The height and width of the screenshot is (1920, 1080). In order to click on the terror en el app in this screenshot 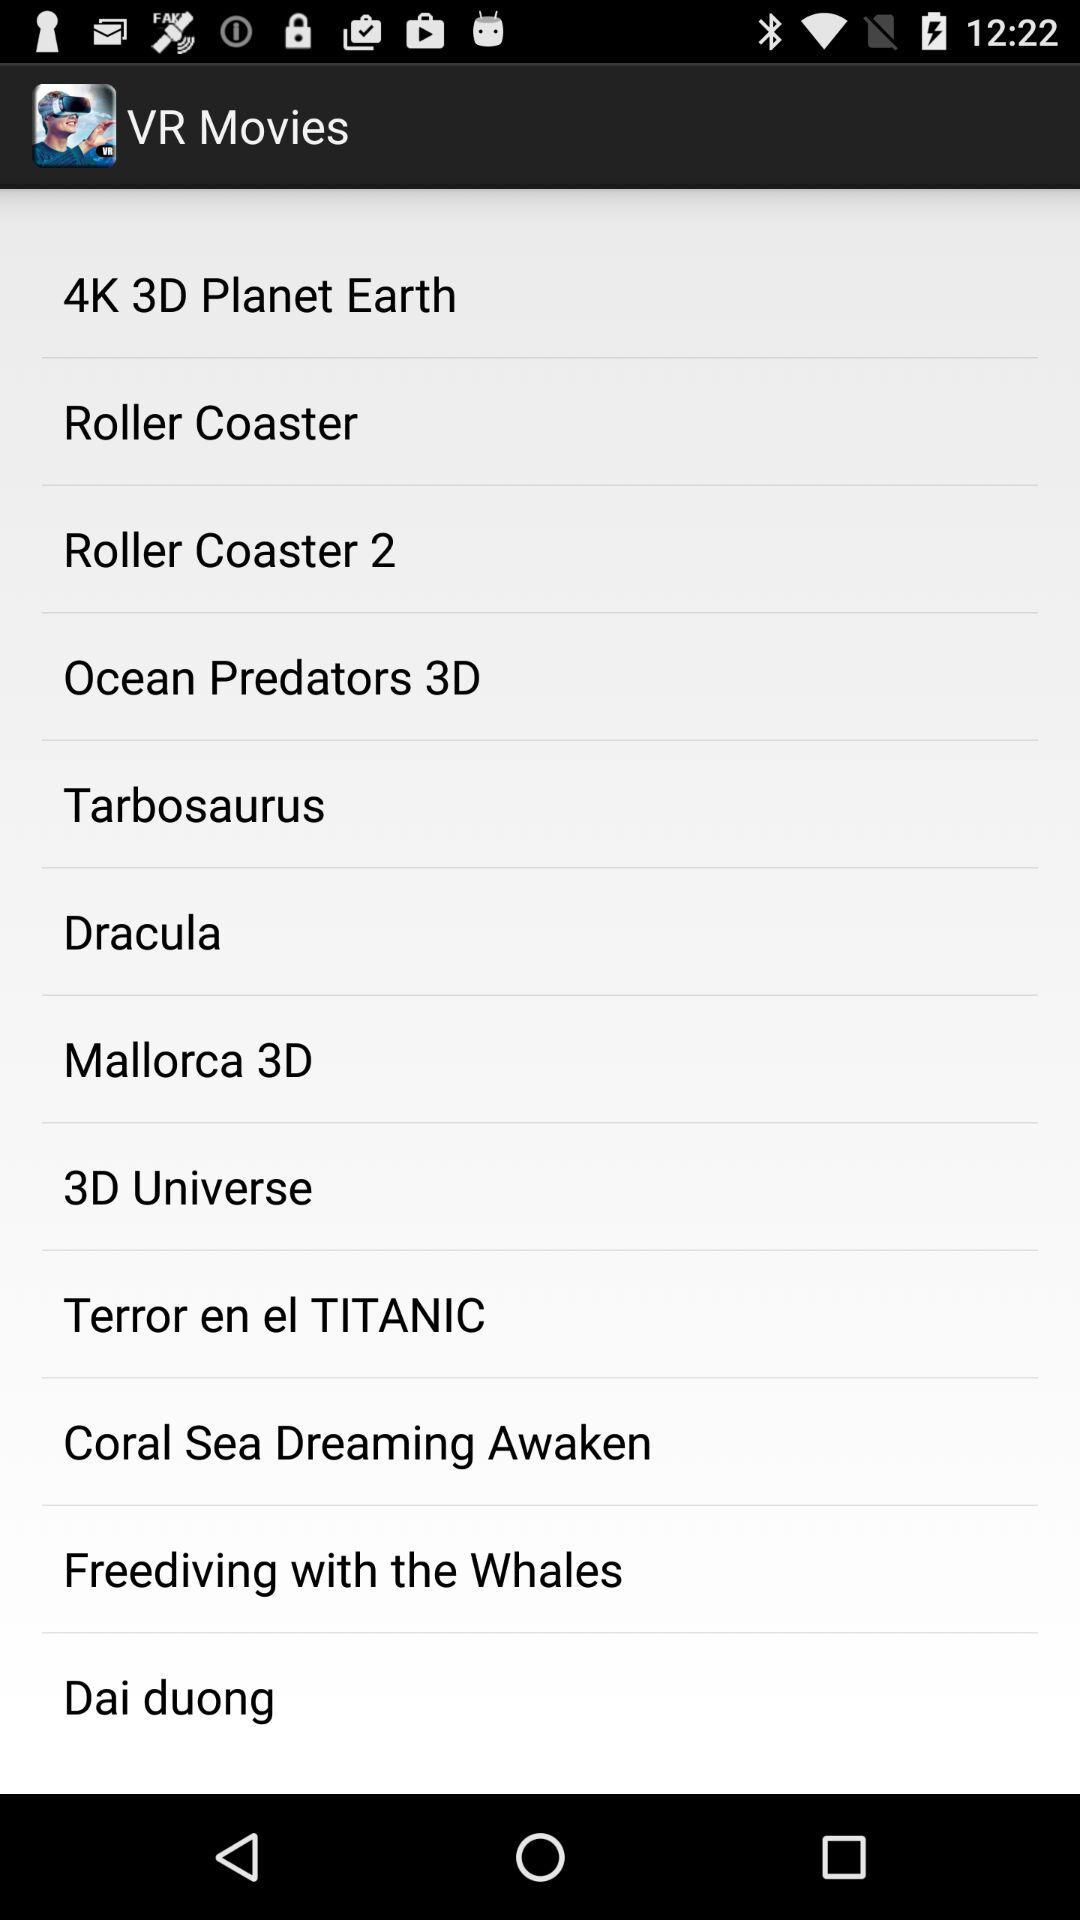, I will do `click(540, 1314)`.